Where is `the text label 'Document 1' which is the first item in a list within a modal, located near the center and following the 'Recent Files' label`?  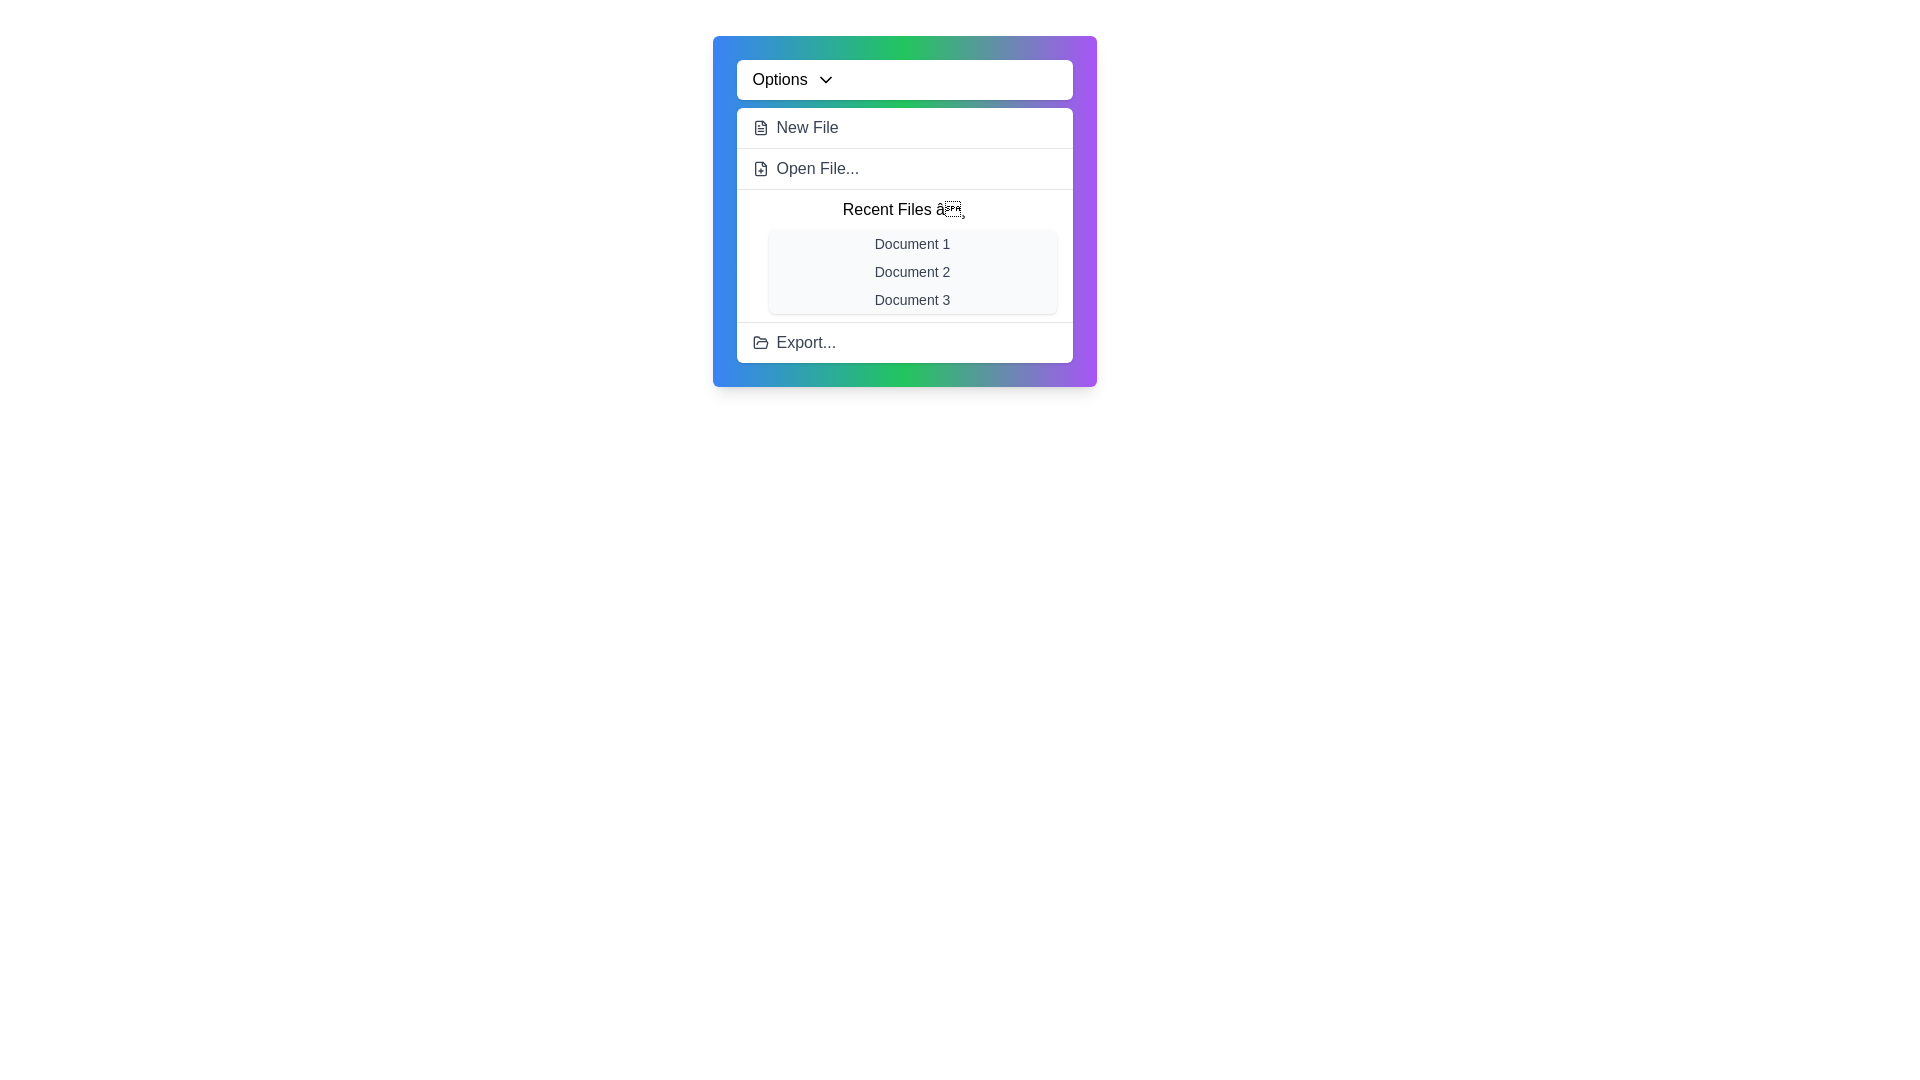
the text label 'Document 1' which is the first item in a list within a modal, located near the center and following the 'Recent Files' label is located at coordinates (911, 242).